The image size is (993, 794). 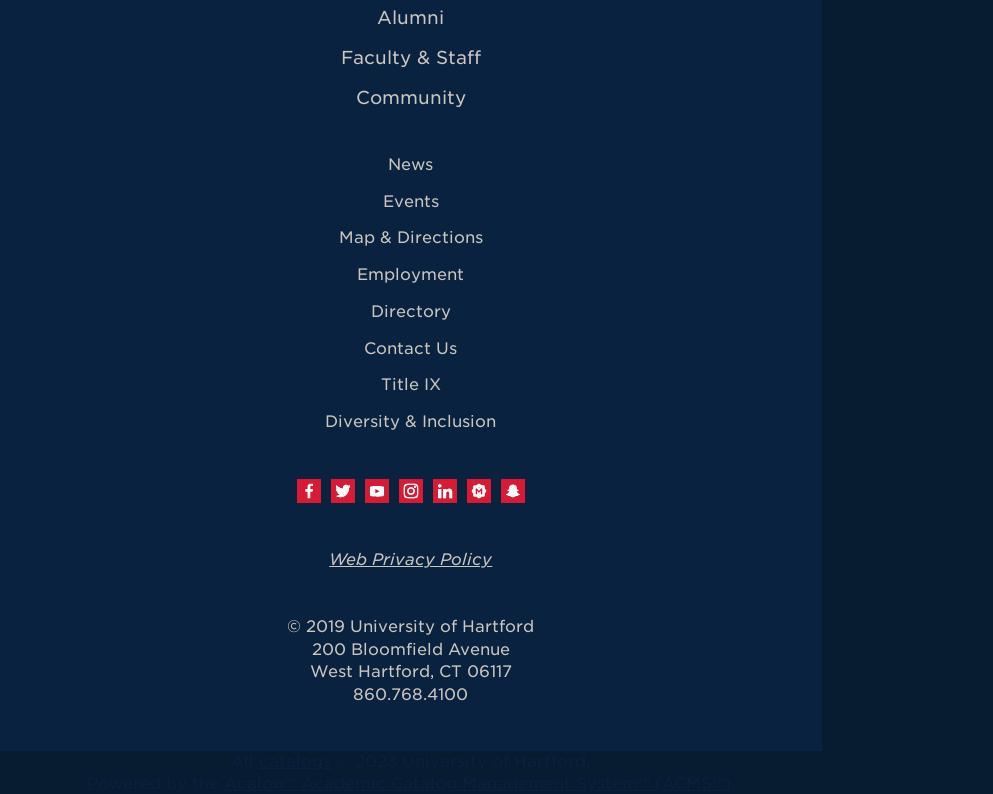 I want to click on 'Alumni', so click(x=409, y=16).